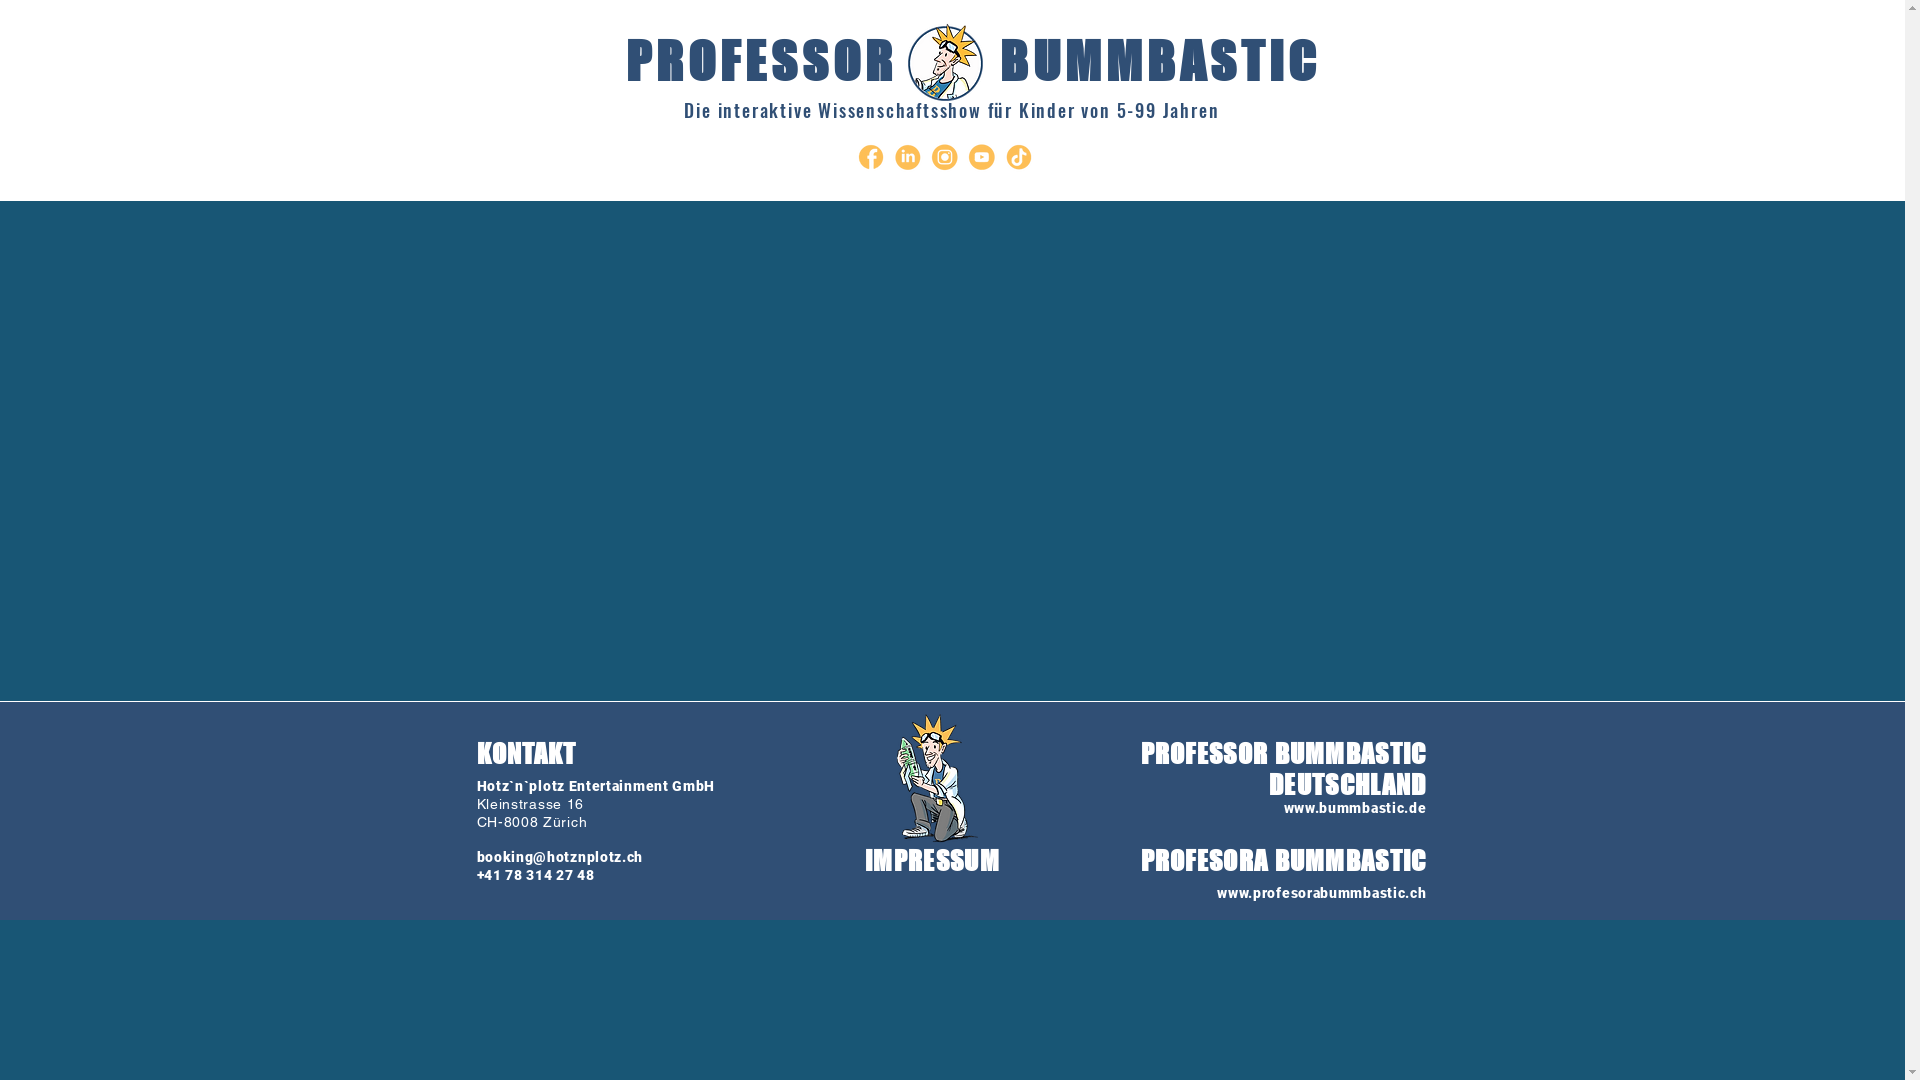 The width and height of the screenshot is (1920, 1080). I want to click on 'IMPRESSUM', so click(931, 859).